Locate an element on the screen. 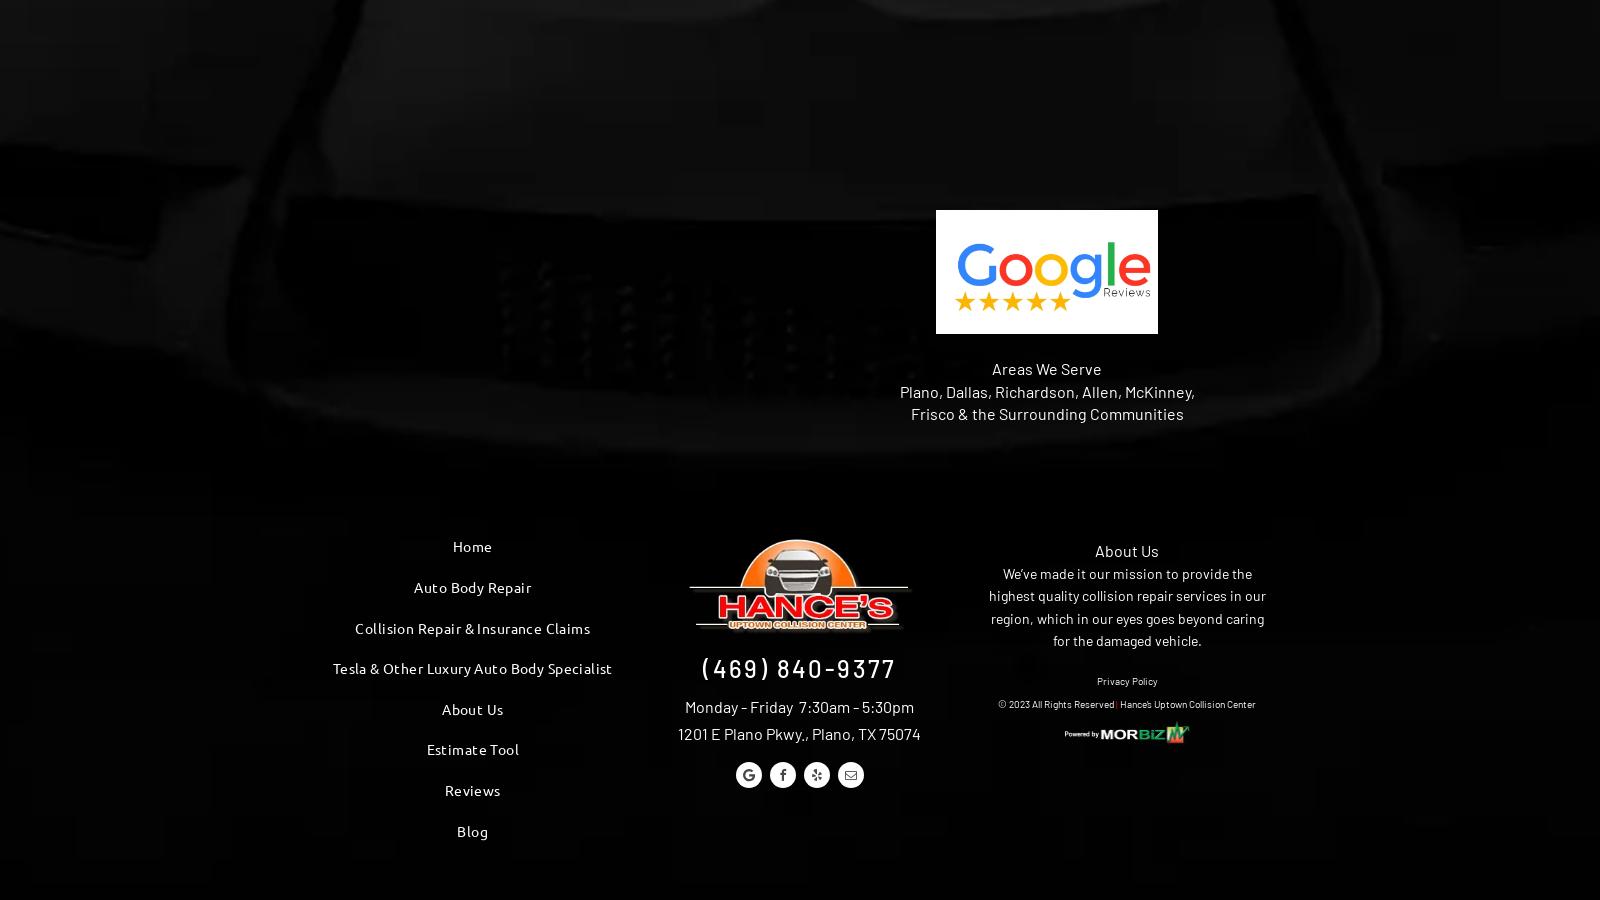  'Reviews' is located at coordinates (471, 790).